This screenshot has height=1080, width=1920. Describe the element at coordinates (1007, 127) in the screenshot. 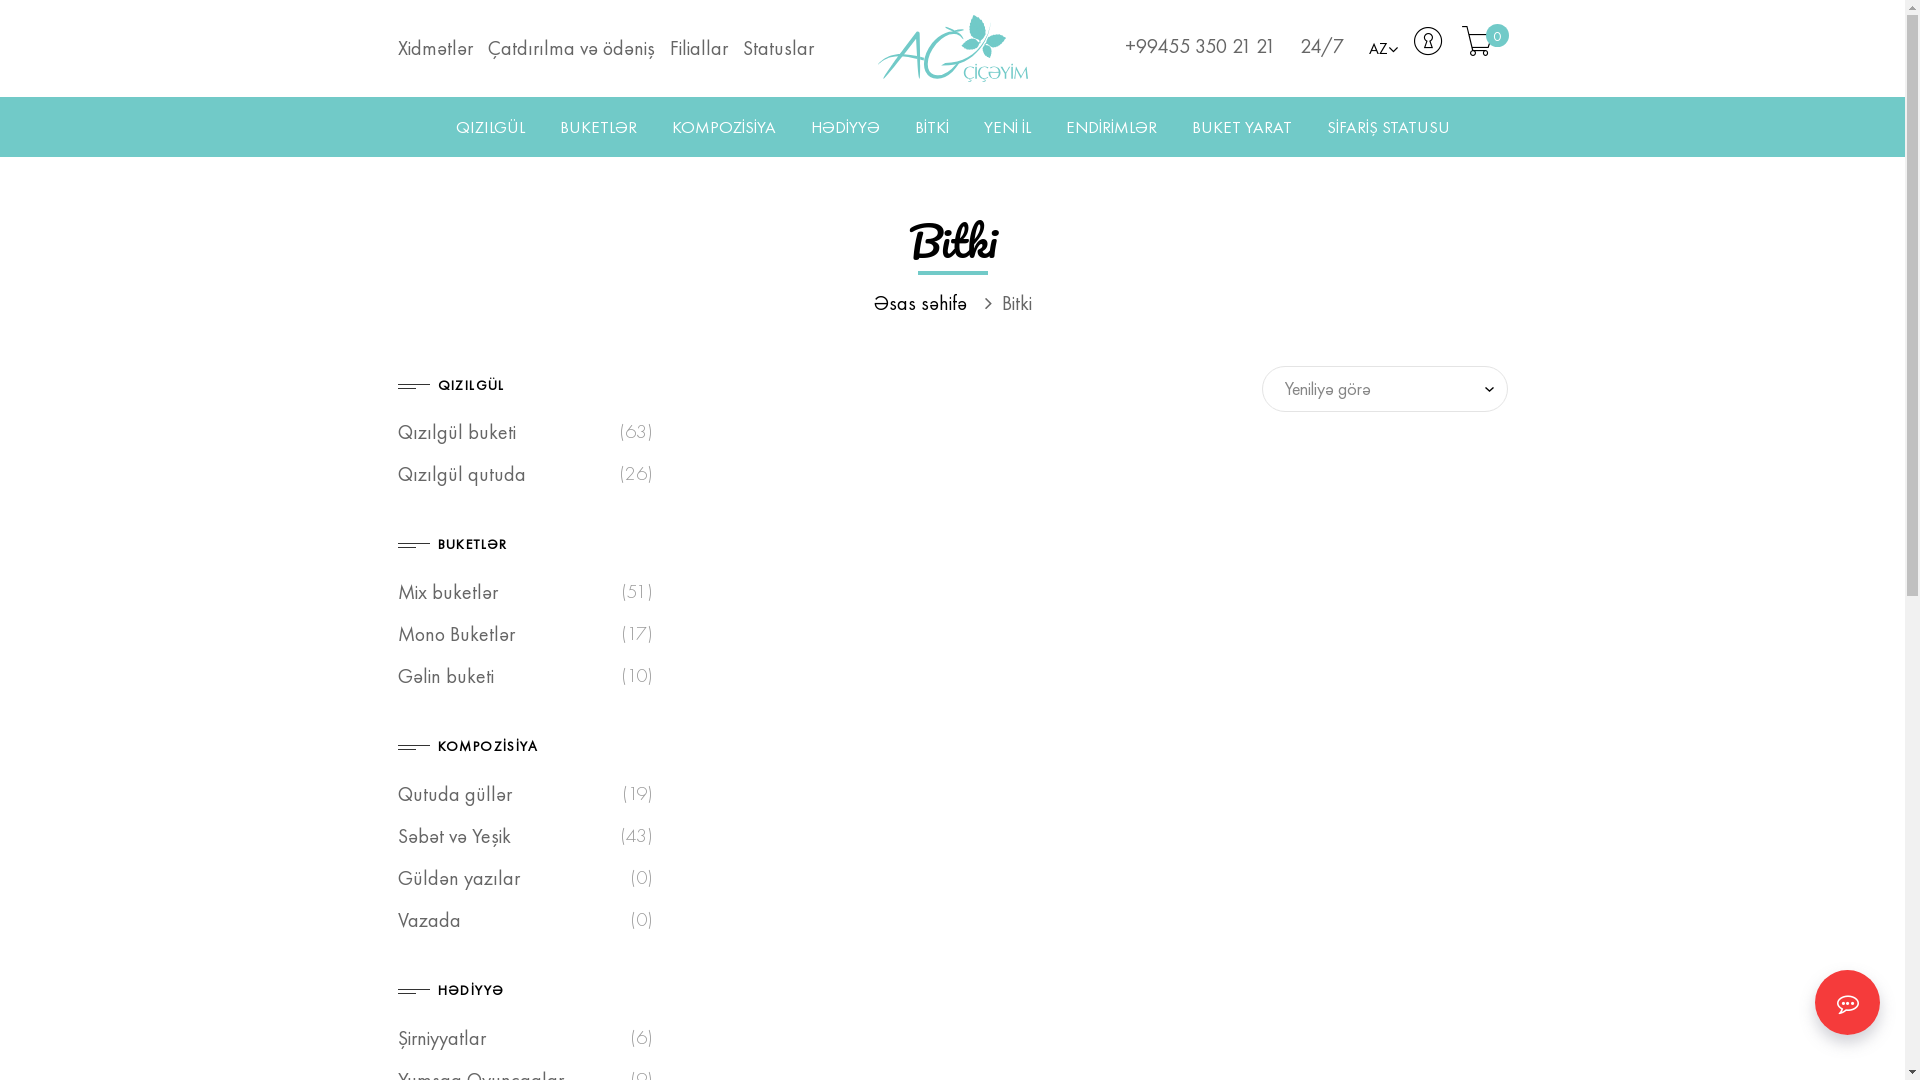

I see `'YENI IL'` at that location.